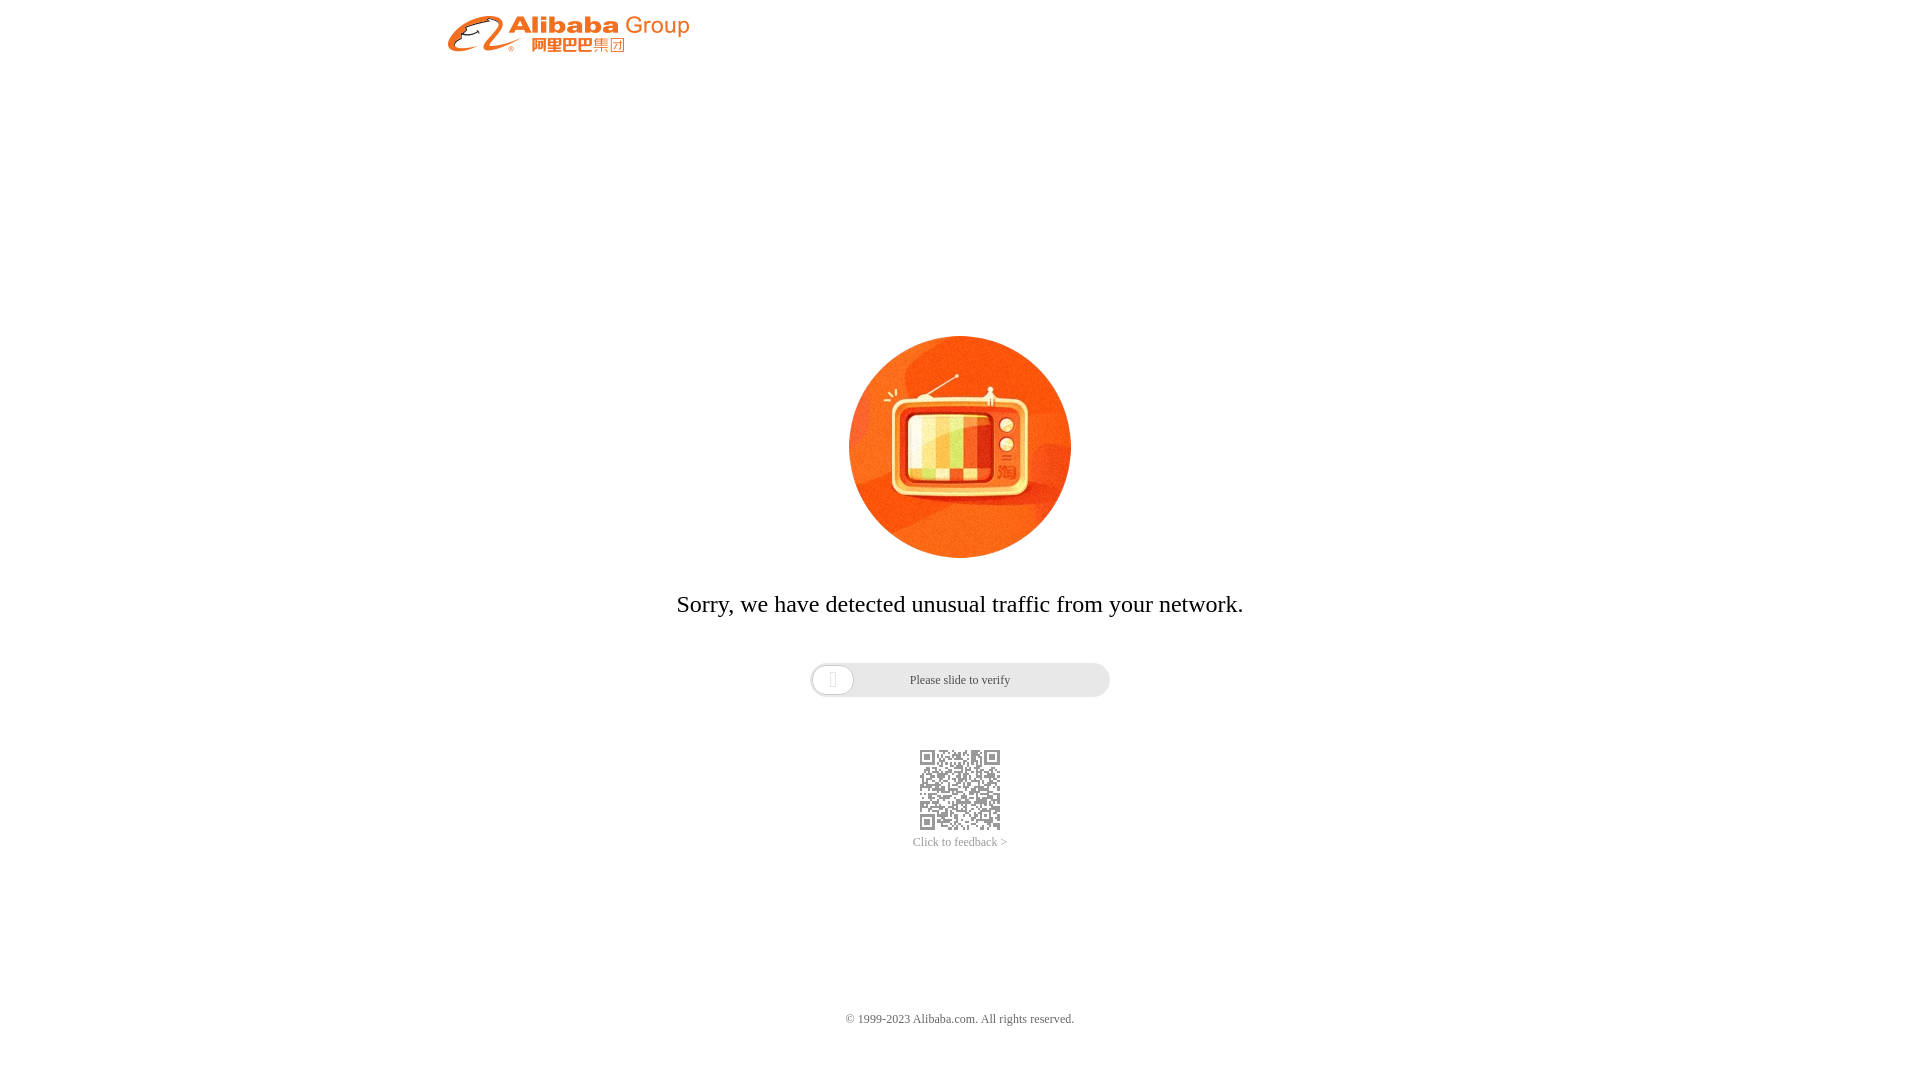 This screenshot has height=1080, width=1920. Describe the element at coordinates (960, 842) in the screenshot. I see `'Click to feedback >'` at that location.